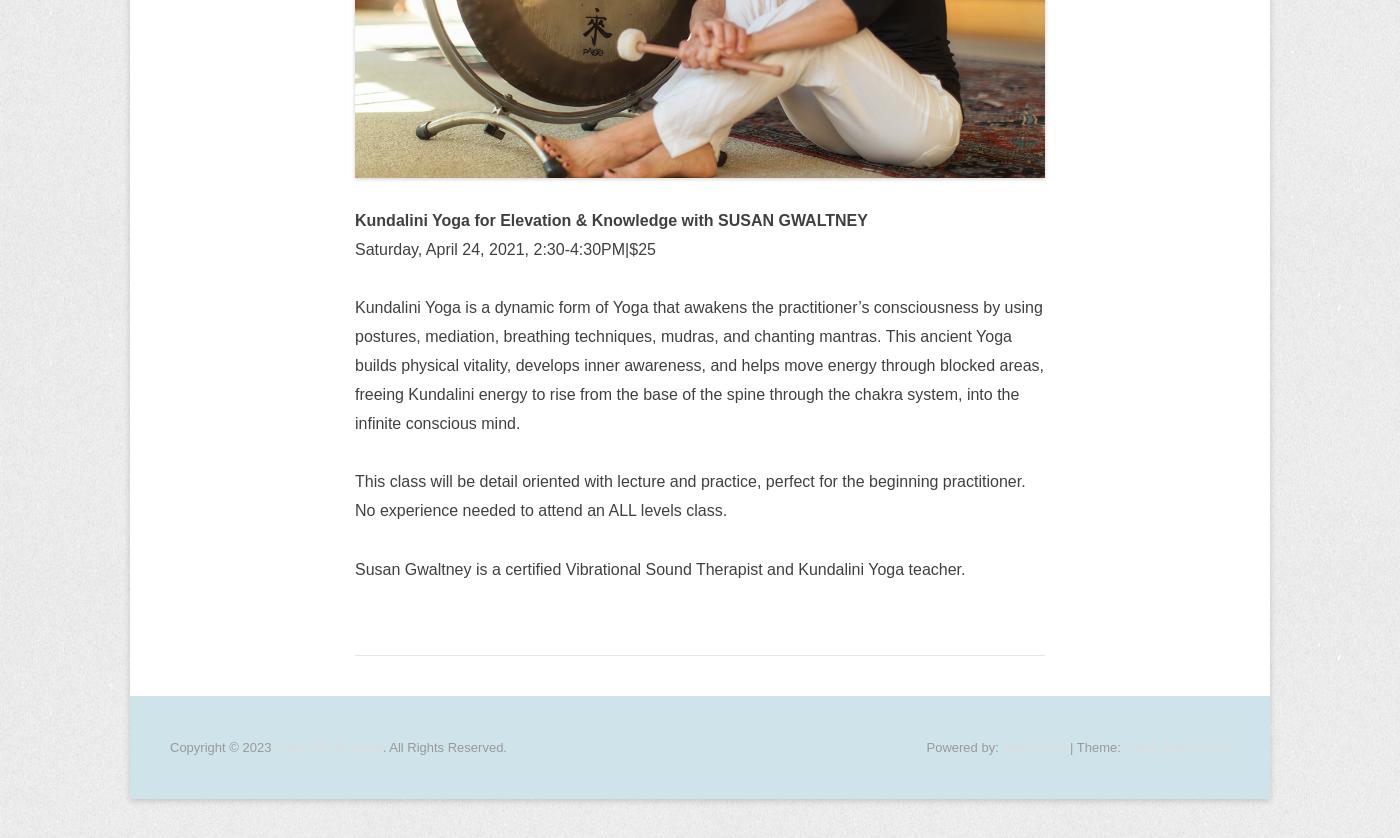  Describe the element at coordinates (1176, 745) in the screenshot. I see `'Catch Everest Pro'` at that location.